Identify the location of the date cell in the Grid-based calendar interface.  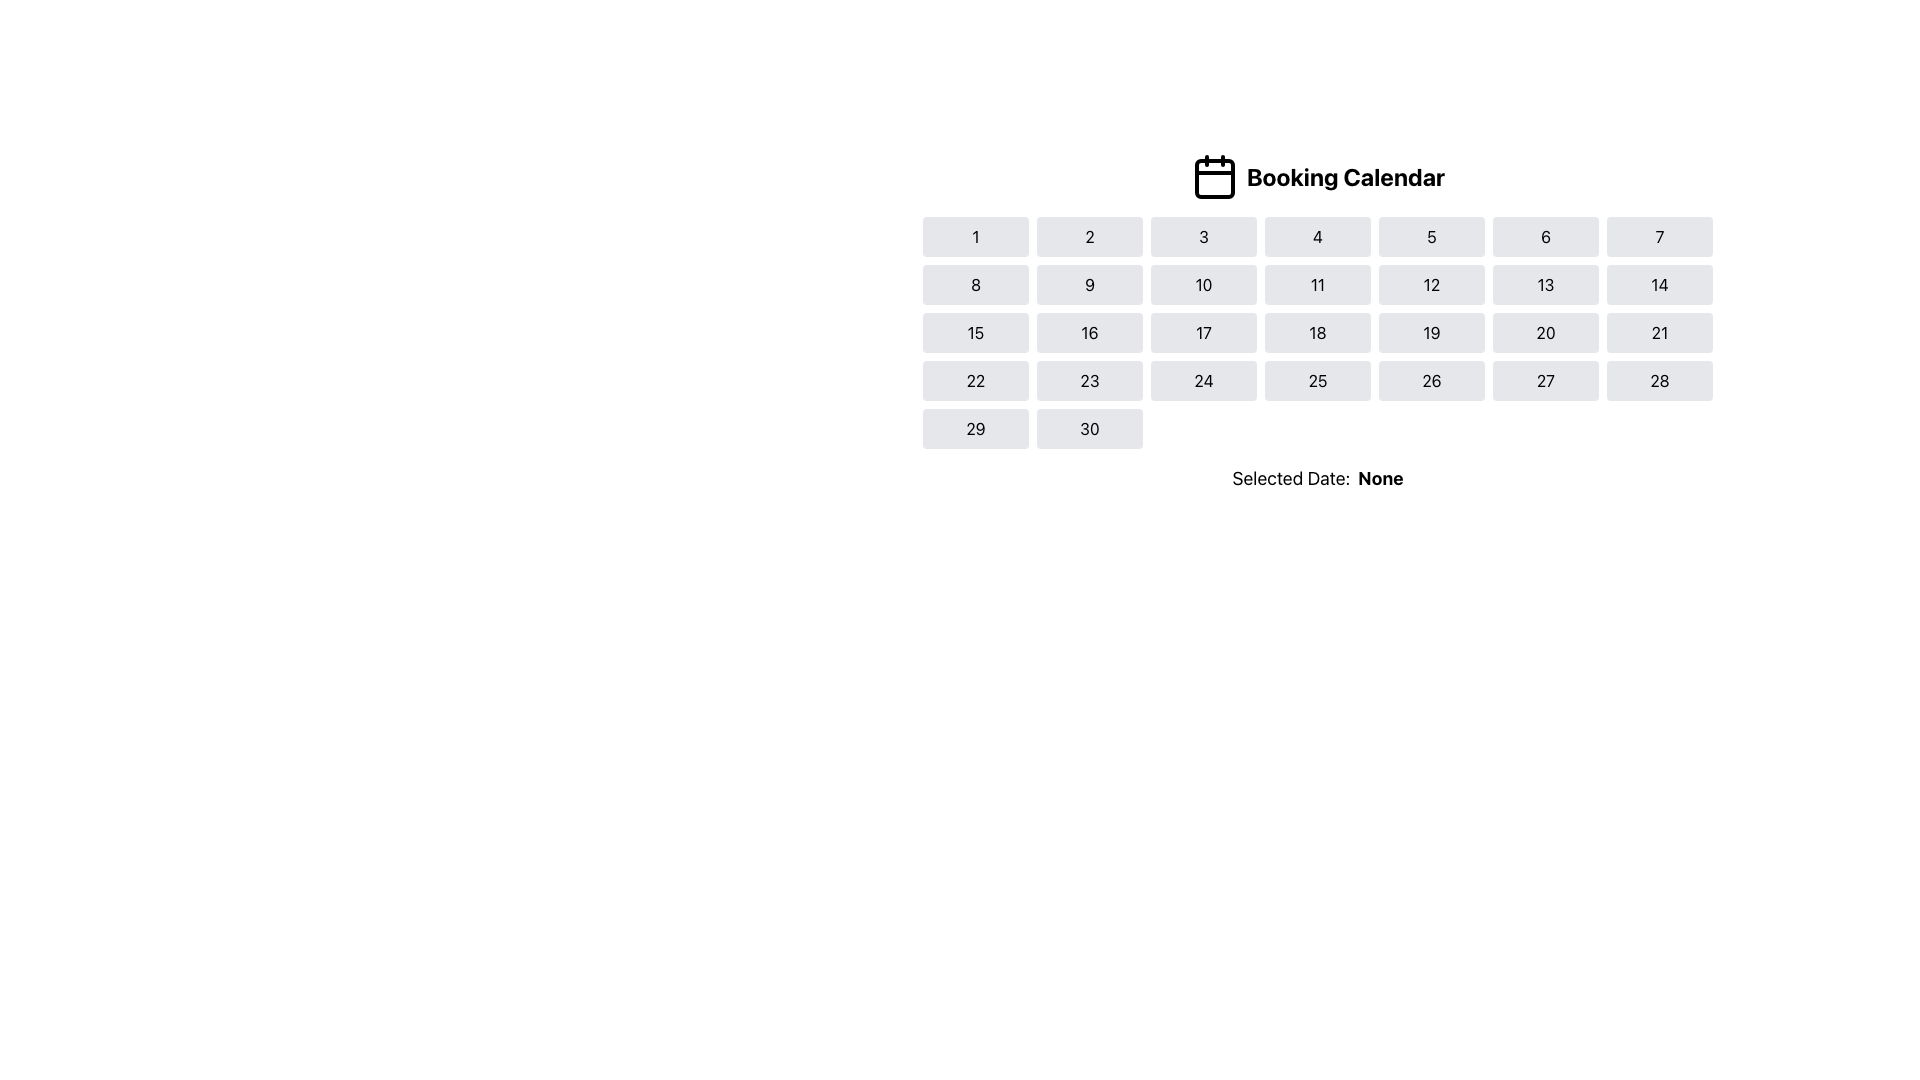
(1318, 331).